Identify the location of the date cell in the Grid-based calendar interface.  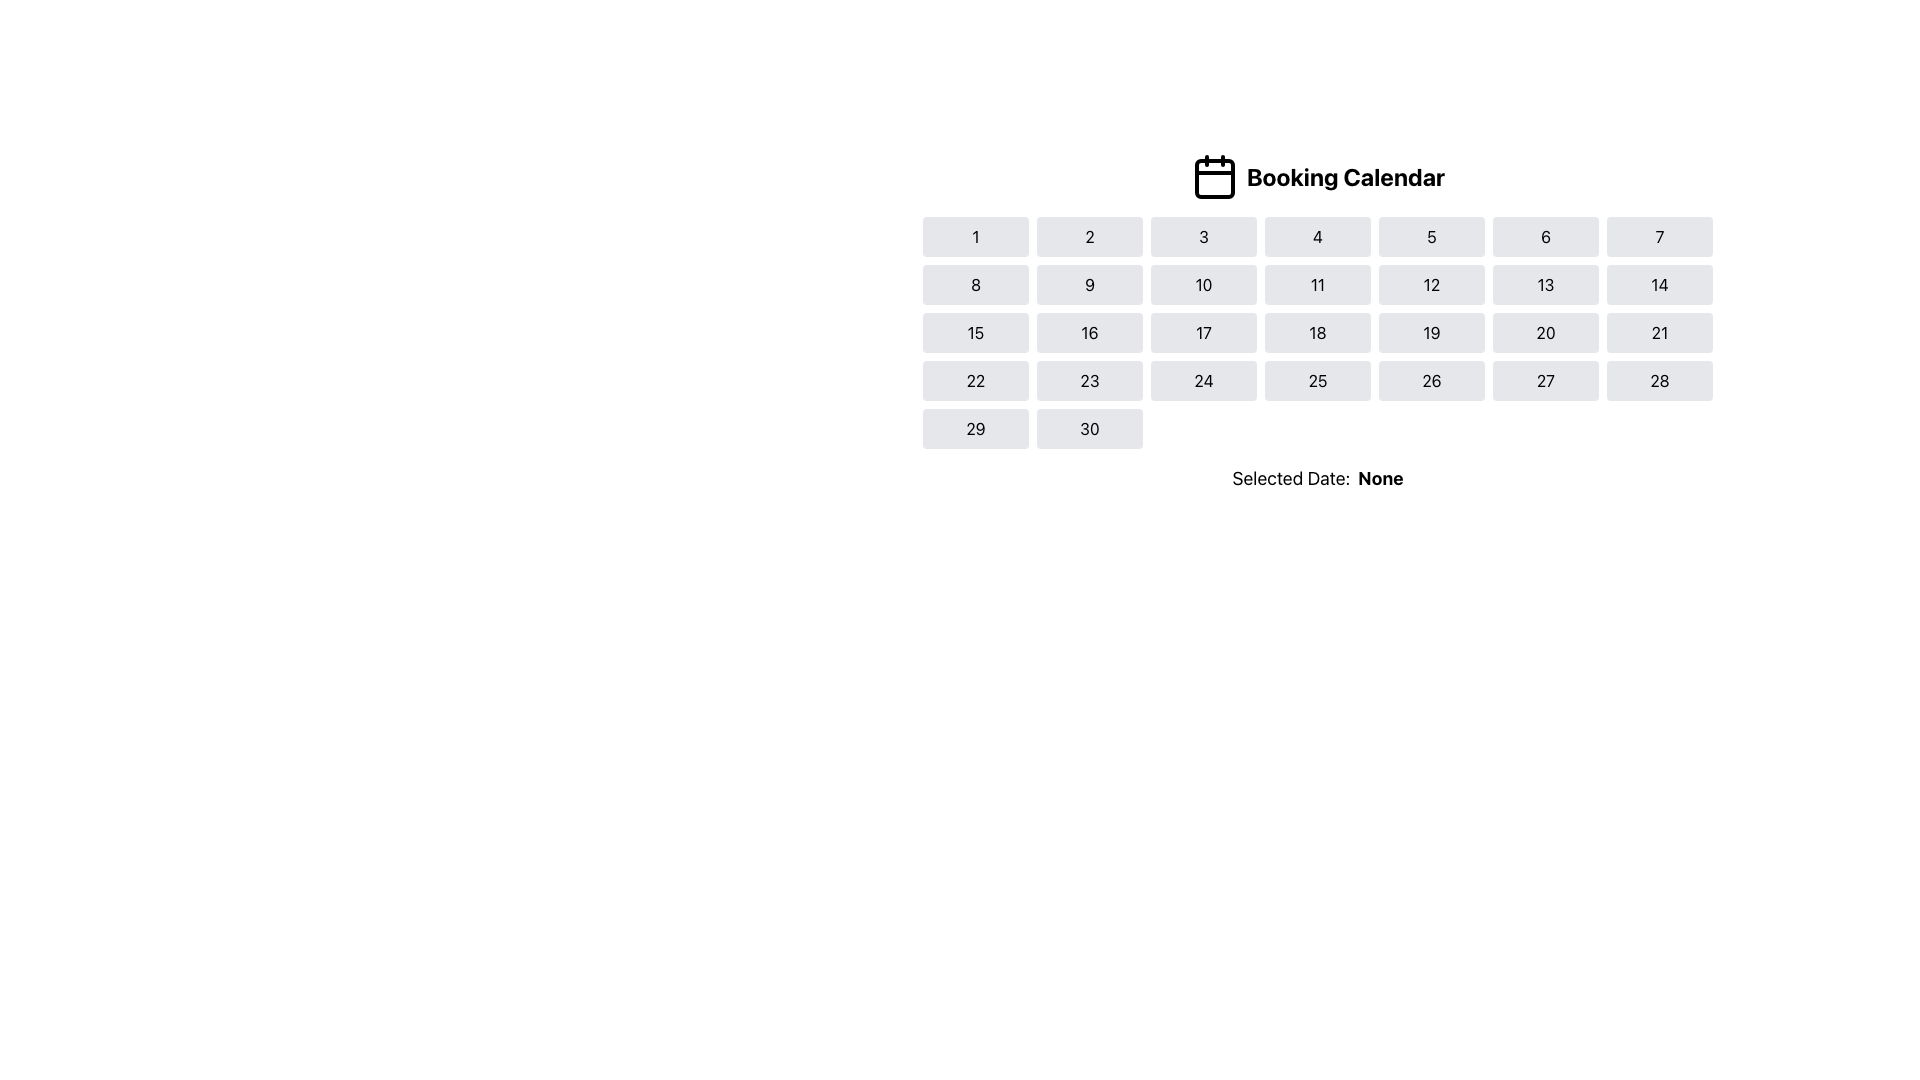
(1318, 331).